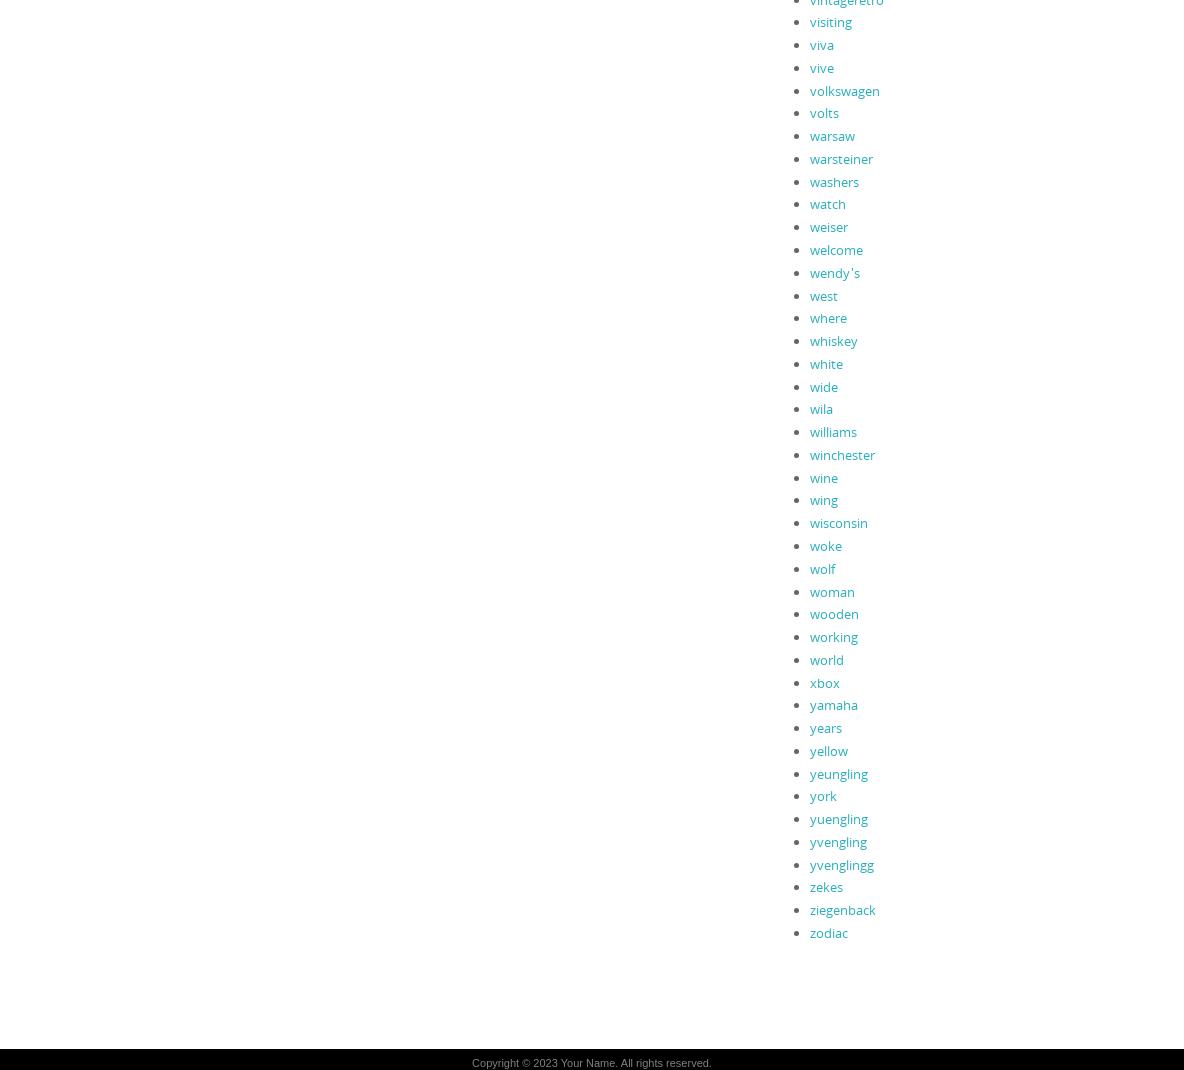 The width and height of the screenshot is (1184, 1070). What do you see at coordinates (808, 341) in the screenshot?
I see `'whiskey'` at bounding box center [808, 341].